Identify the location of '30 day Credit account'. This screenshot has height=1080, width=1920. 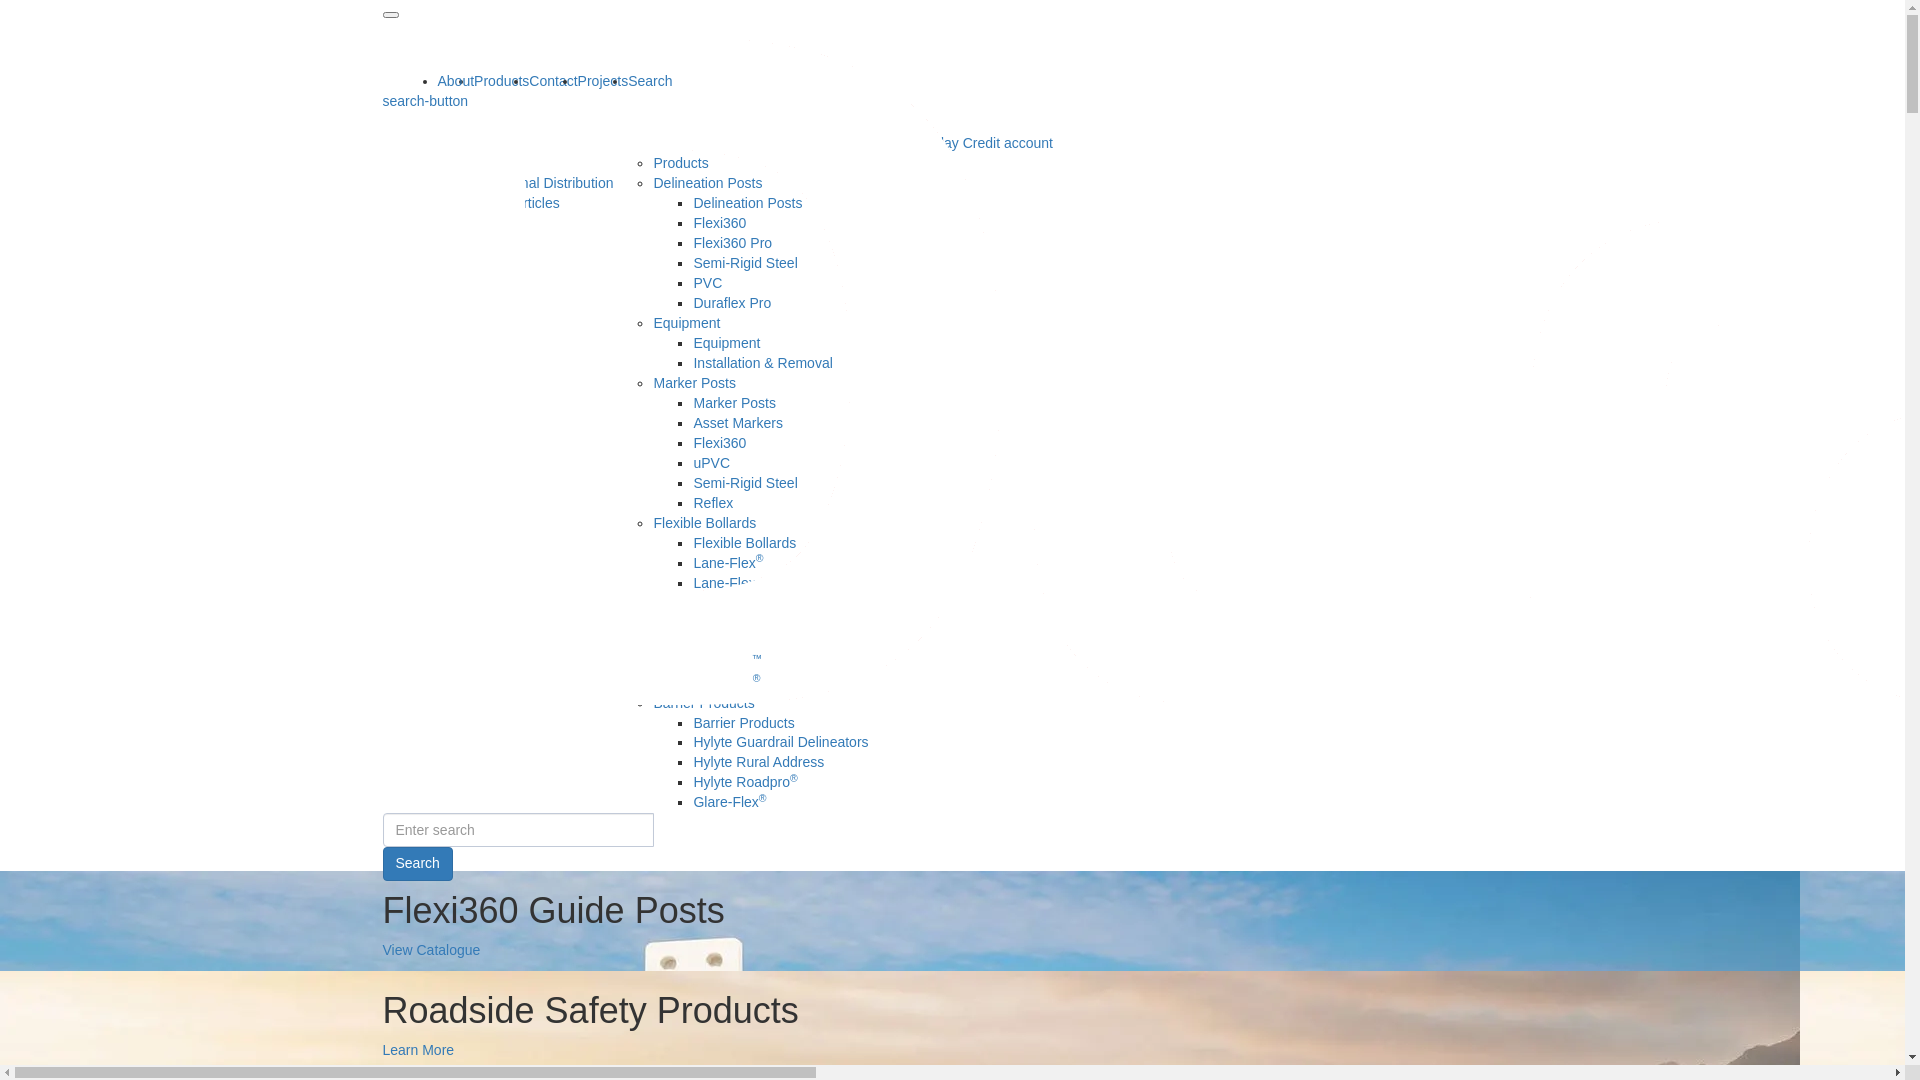
(984, 141).